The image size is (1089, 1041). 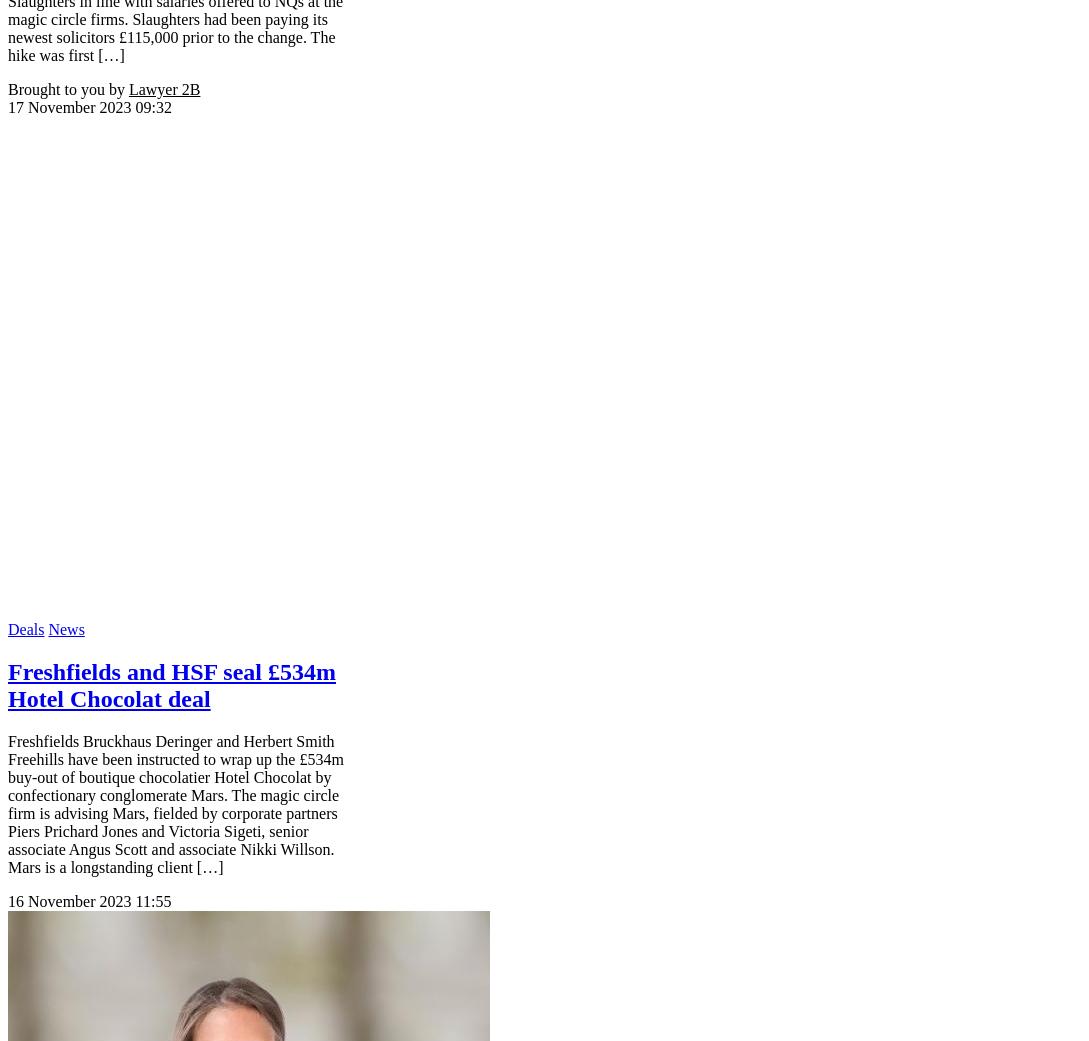 What do you see at coordinates (65, 87) in the screenshot?
I see `'Brought to you by'` at bounding box center [65, 87].